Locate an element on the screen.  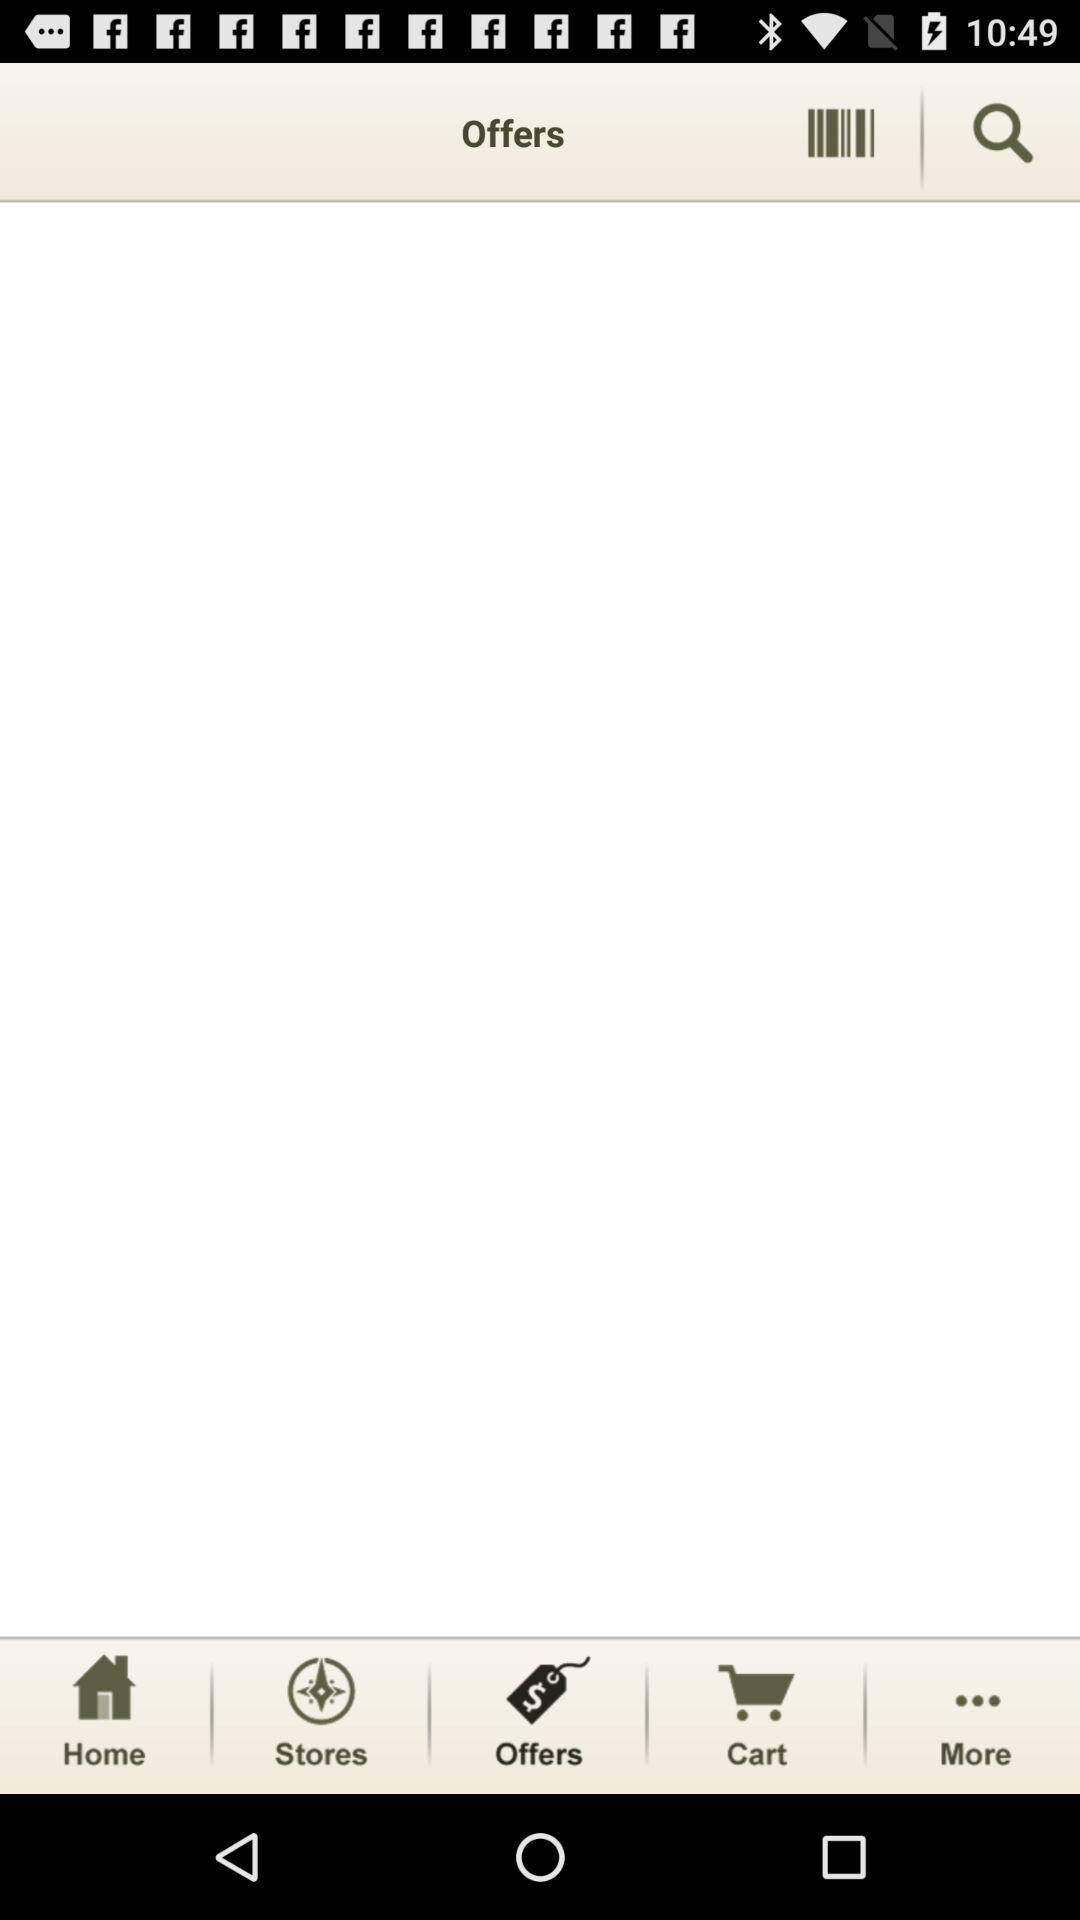
item below the offers app is located at coordinates (540, 918).